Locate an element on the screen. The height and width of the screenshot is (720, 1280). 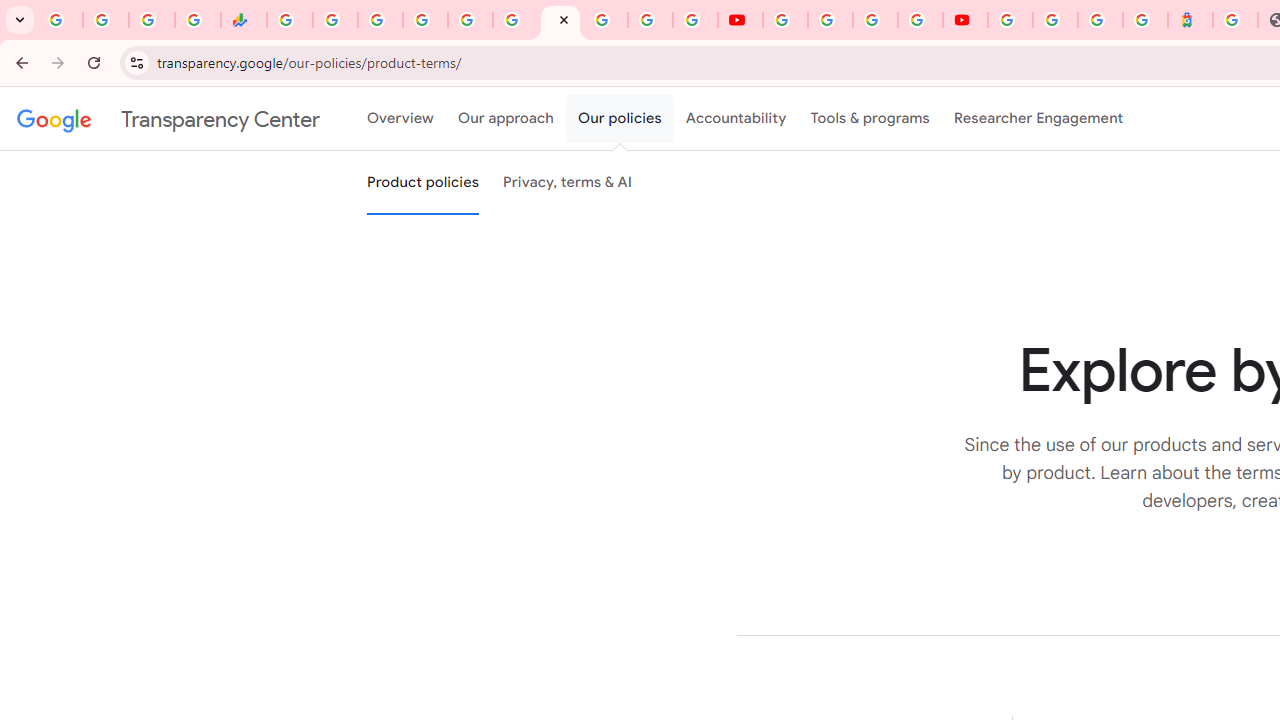
'Transparency Center' is located at coordinates (168, 119).